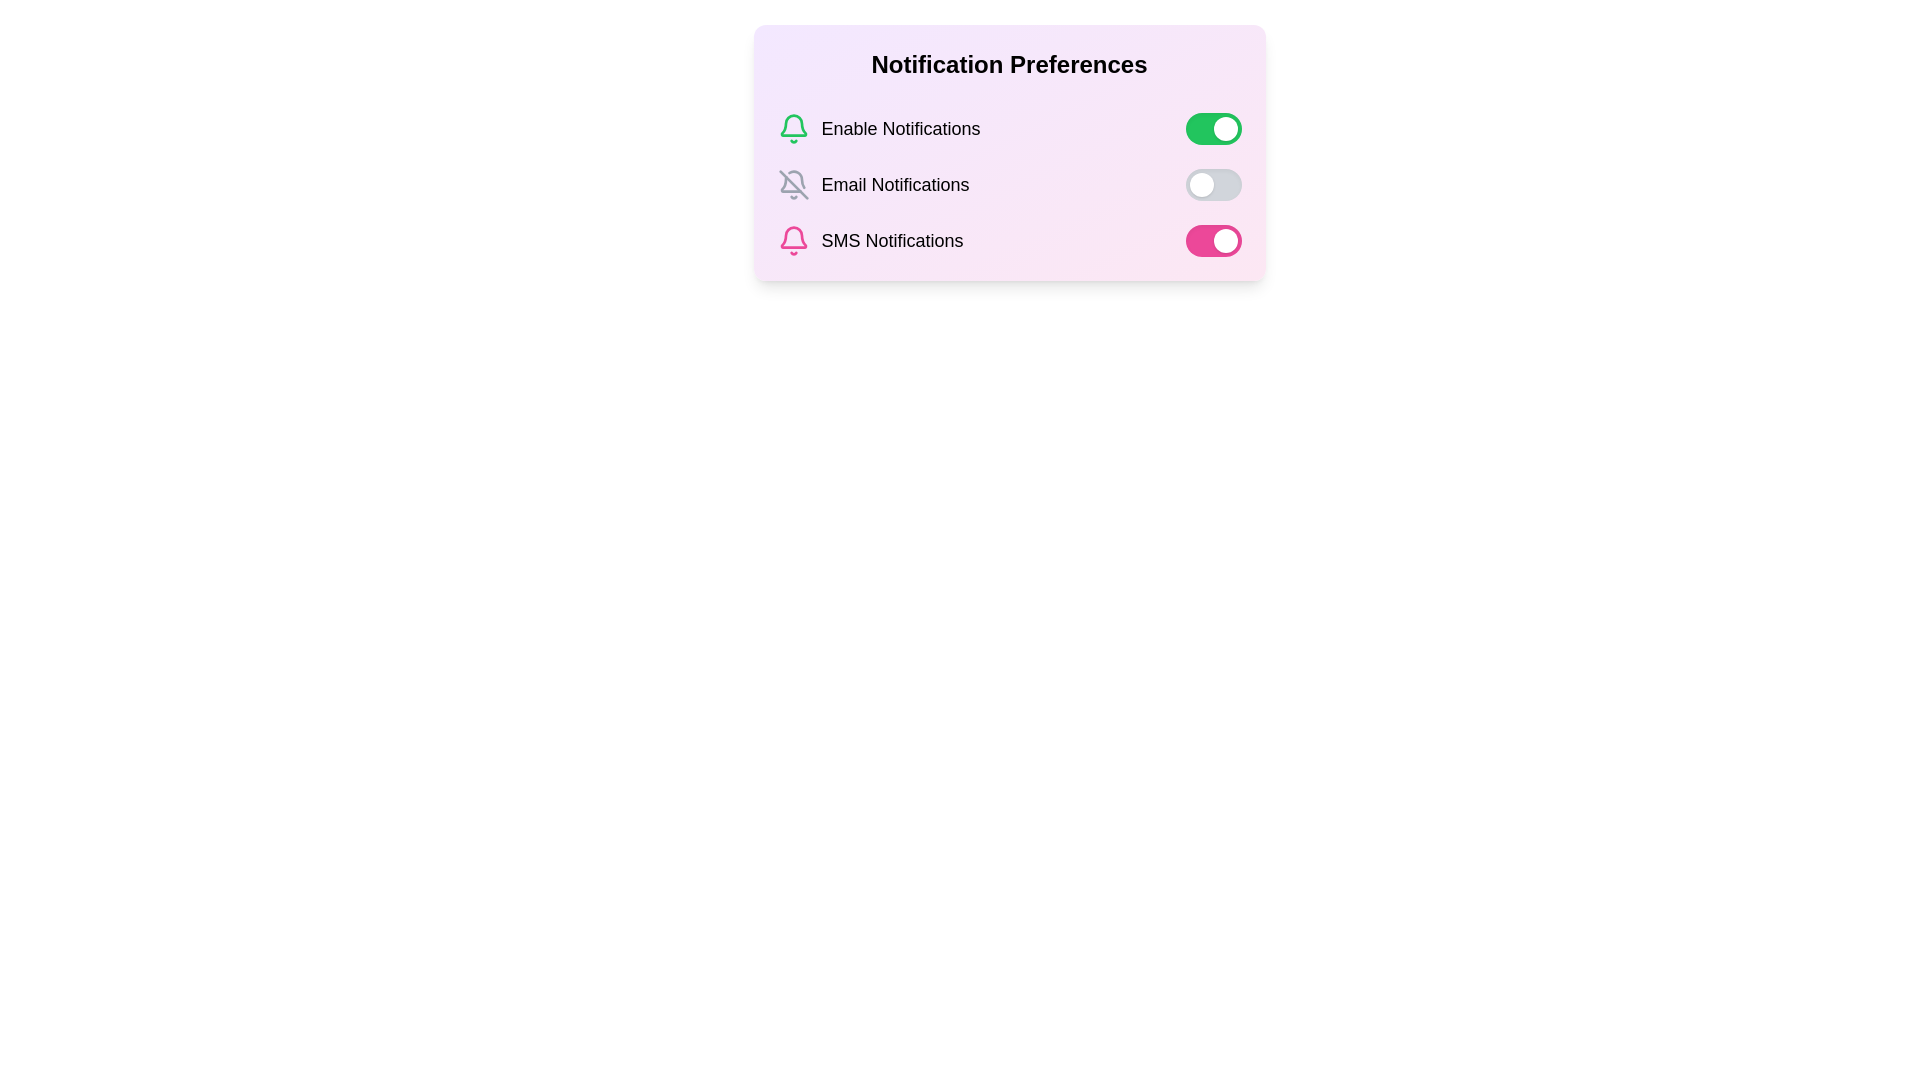 The width and height of the screenshot is (1920, 1080). Describe the element at coordinates (900, 128) in the screenshot. I see `the 'Enable Notifications' label that displays the text in bold, medium-large sans-serif font, located between a green notification bell icon and a green toggle switch in the 'Notification Preferences' dialog box` at that location.